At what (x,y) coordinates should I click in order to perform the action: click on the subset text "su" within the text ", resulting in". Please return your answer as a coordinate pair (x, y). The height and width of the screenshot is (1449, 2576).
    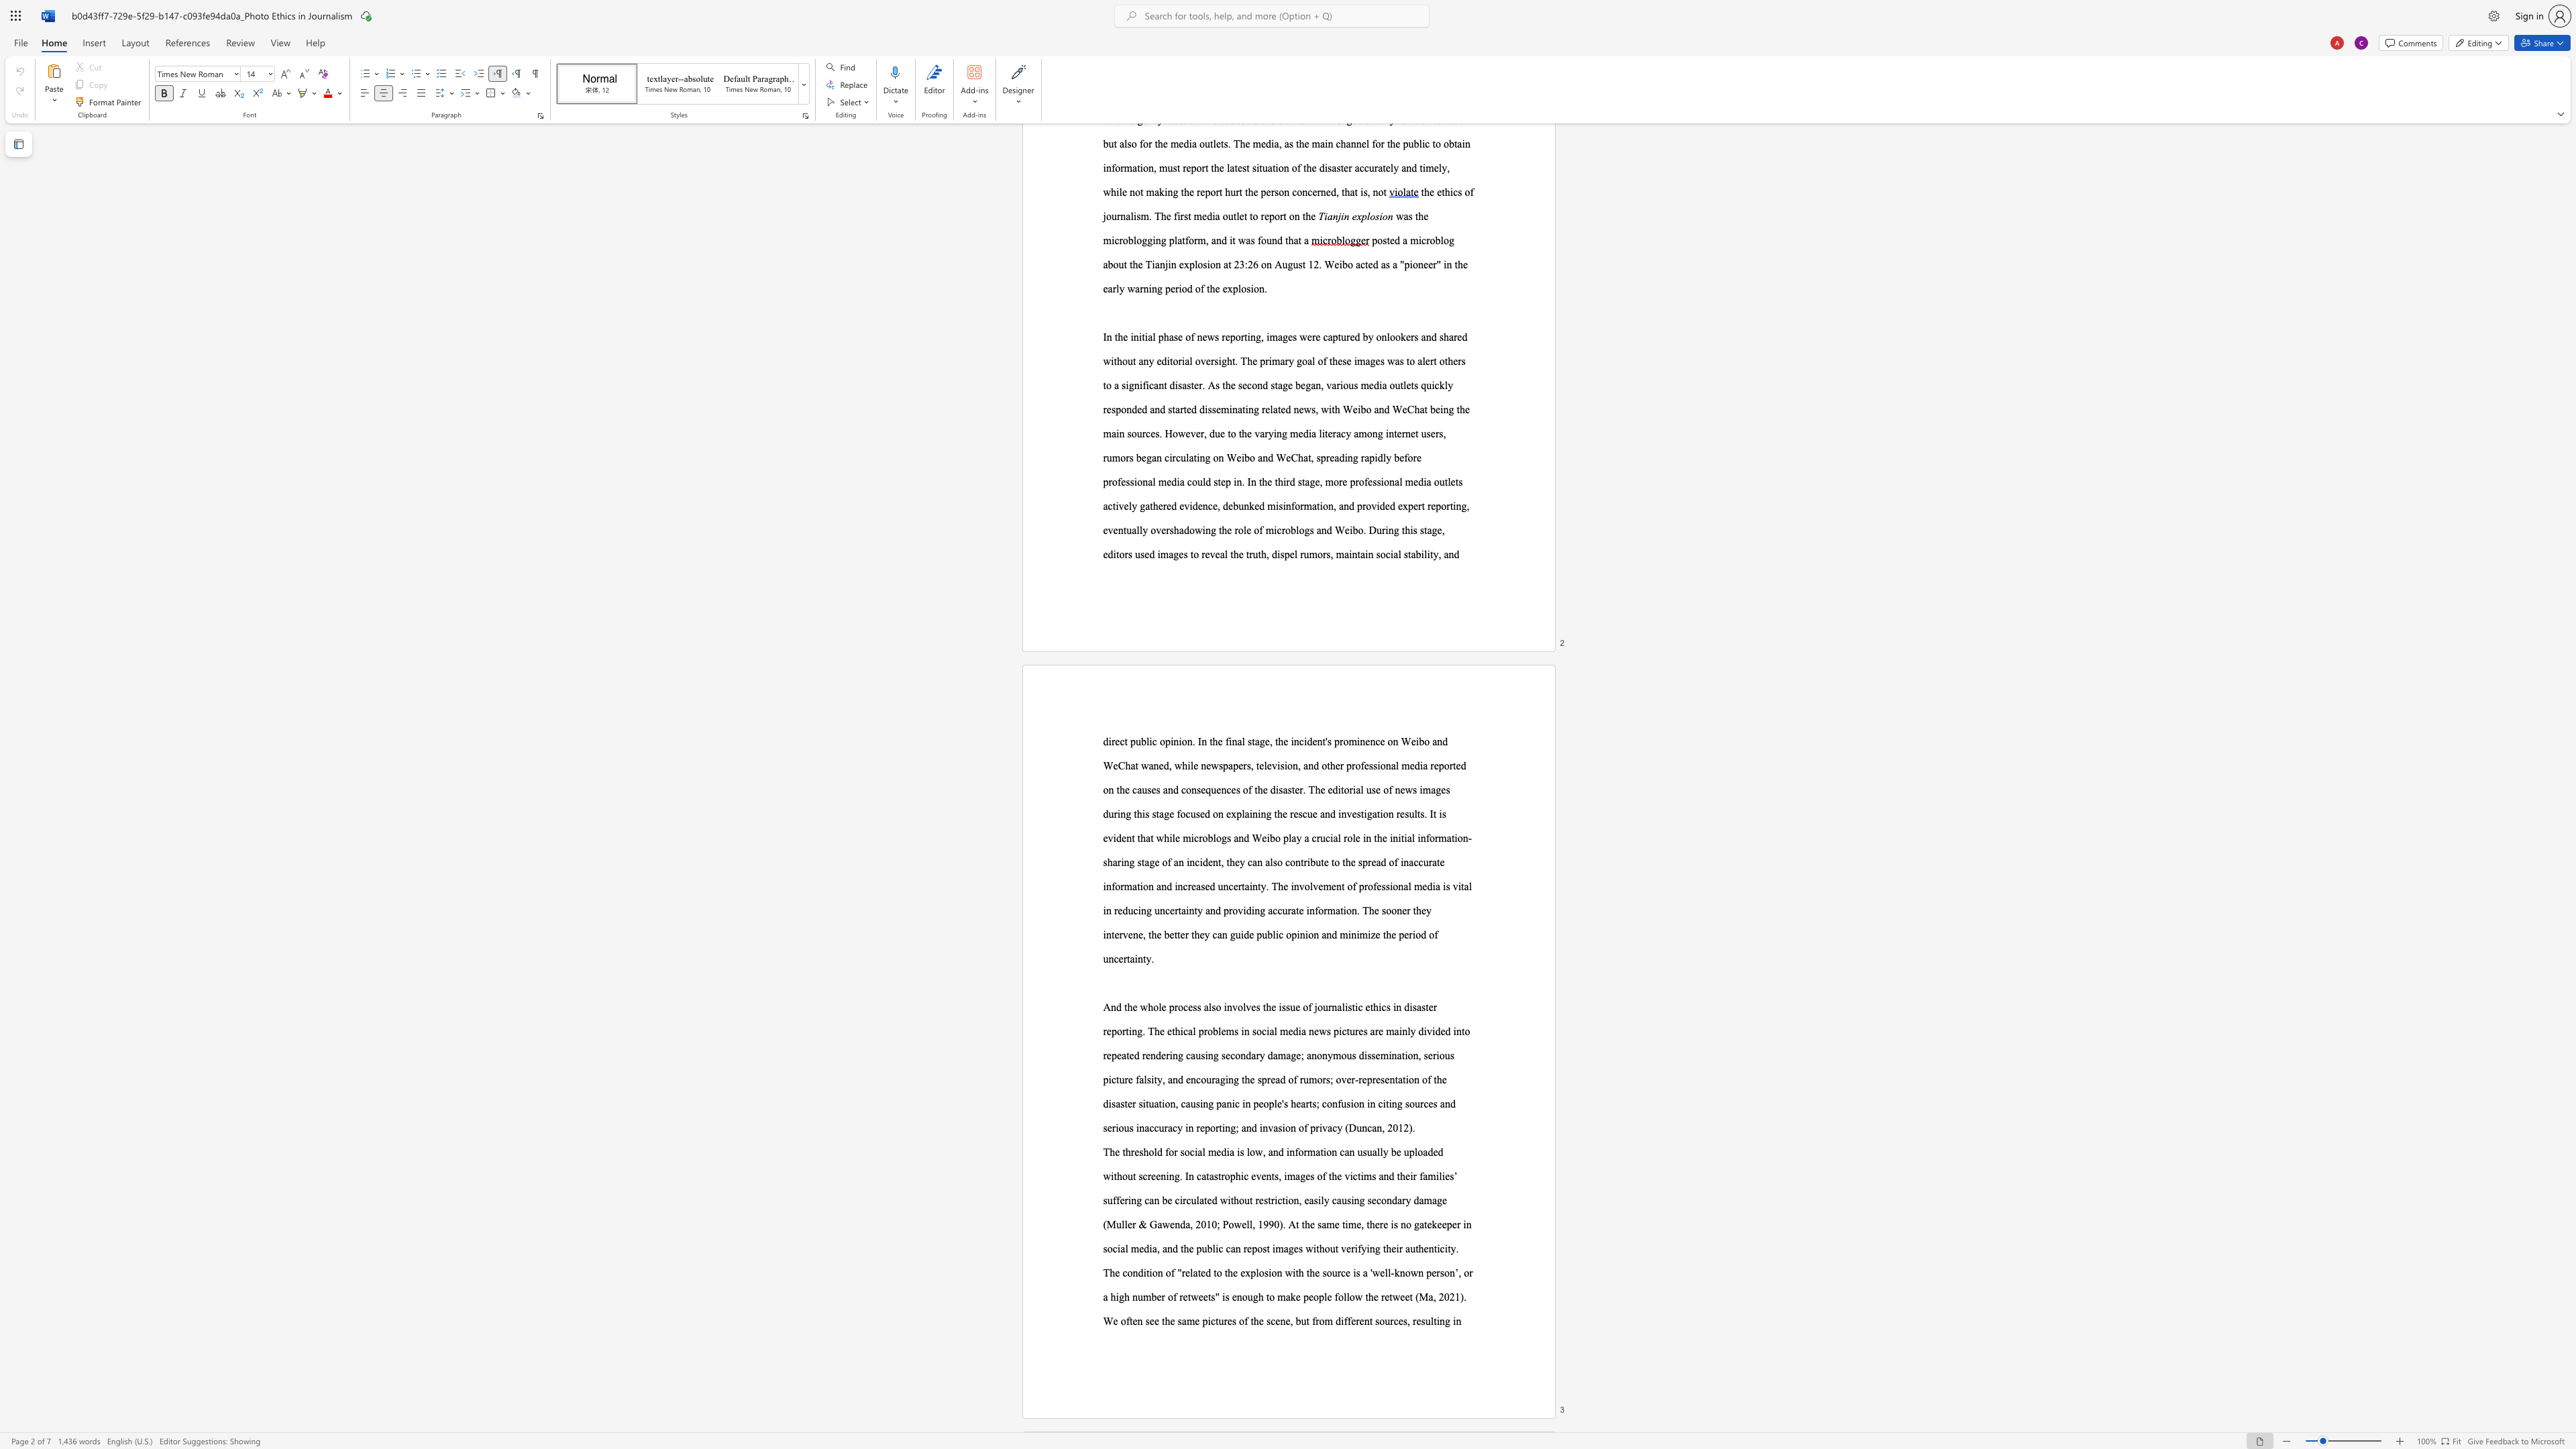
    Looking at the image, I should click on (1420, 1320).